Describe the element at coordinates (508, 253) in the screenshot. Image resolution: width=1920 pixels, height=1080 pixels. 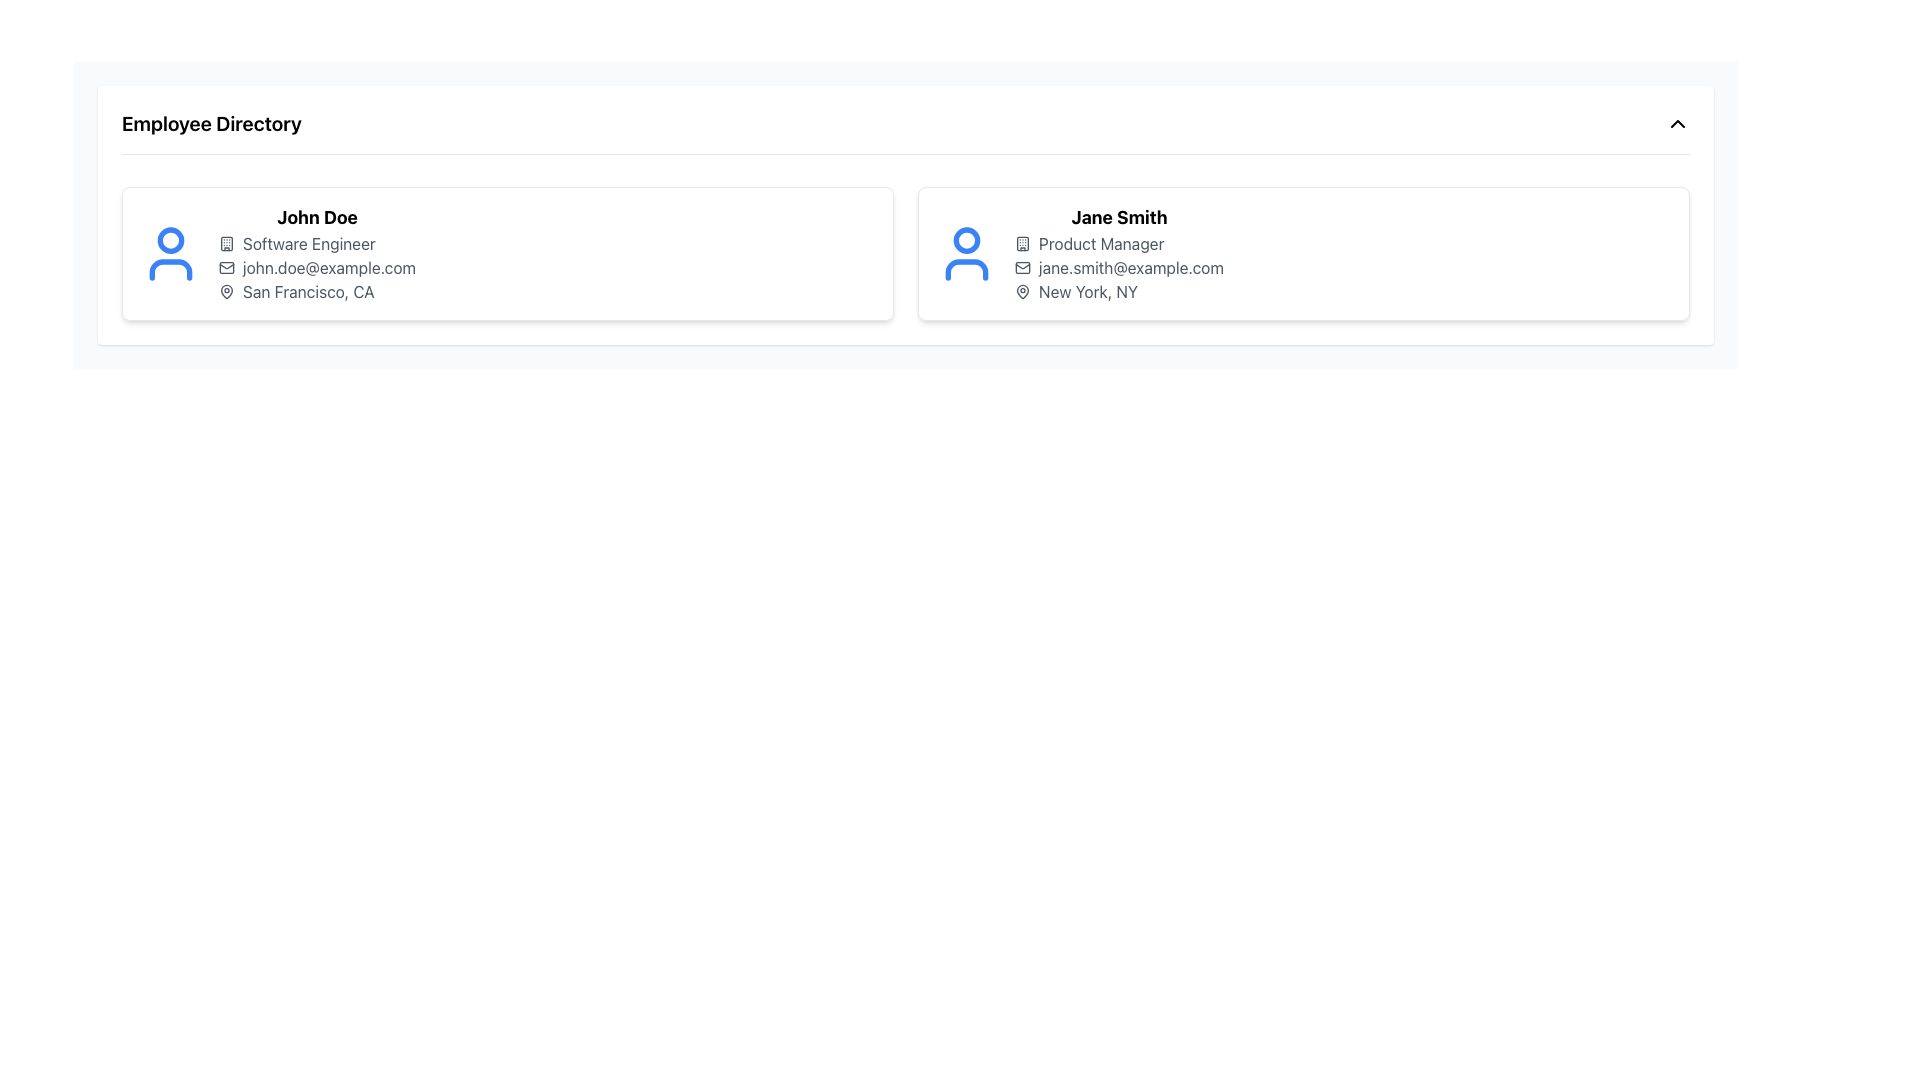
I see `the Contact information card, which is the first card in a grid layout located at the top row, left-most position` at that location.